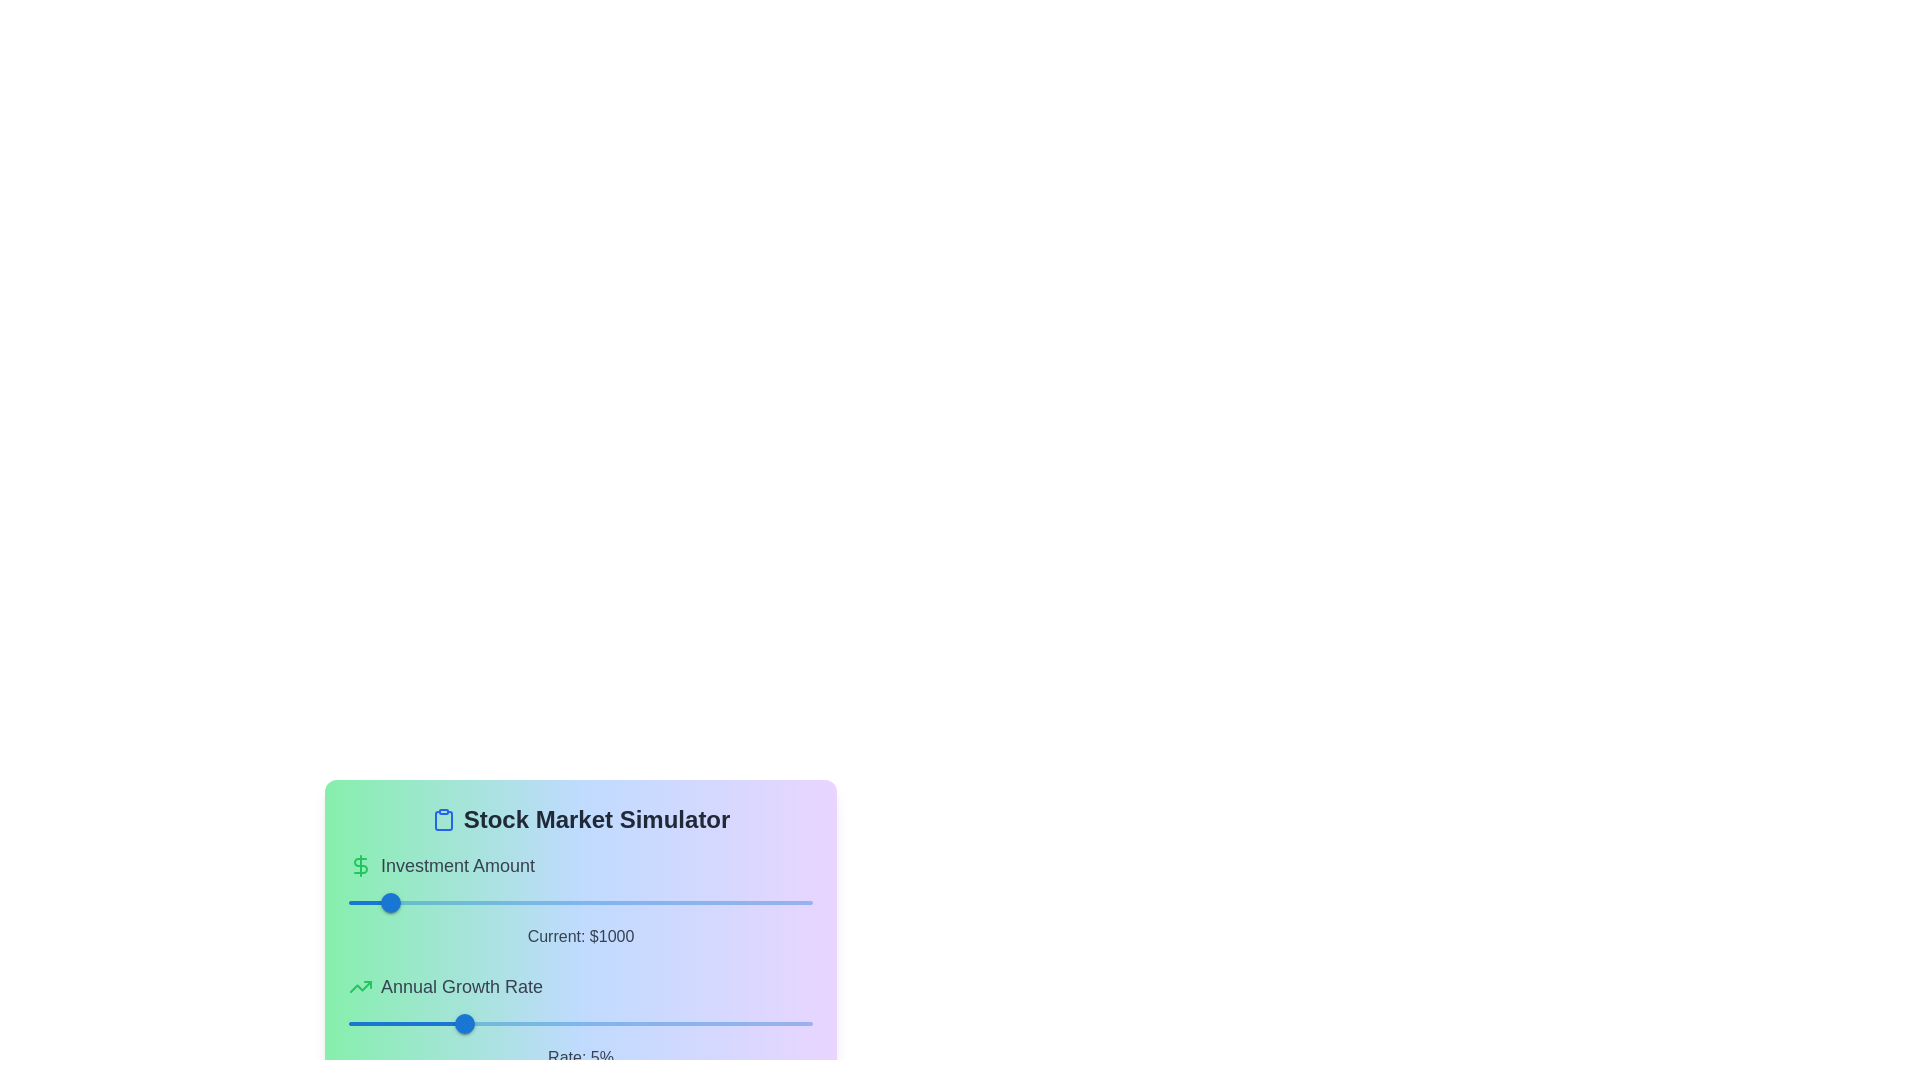  I want to click on the investment amount, so click(336, 902).